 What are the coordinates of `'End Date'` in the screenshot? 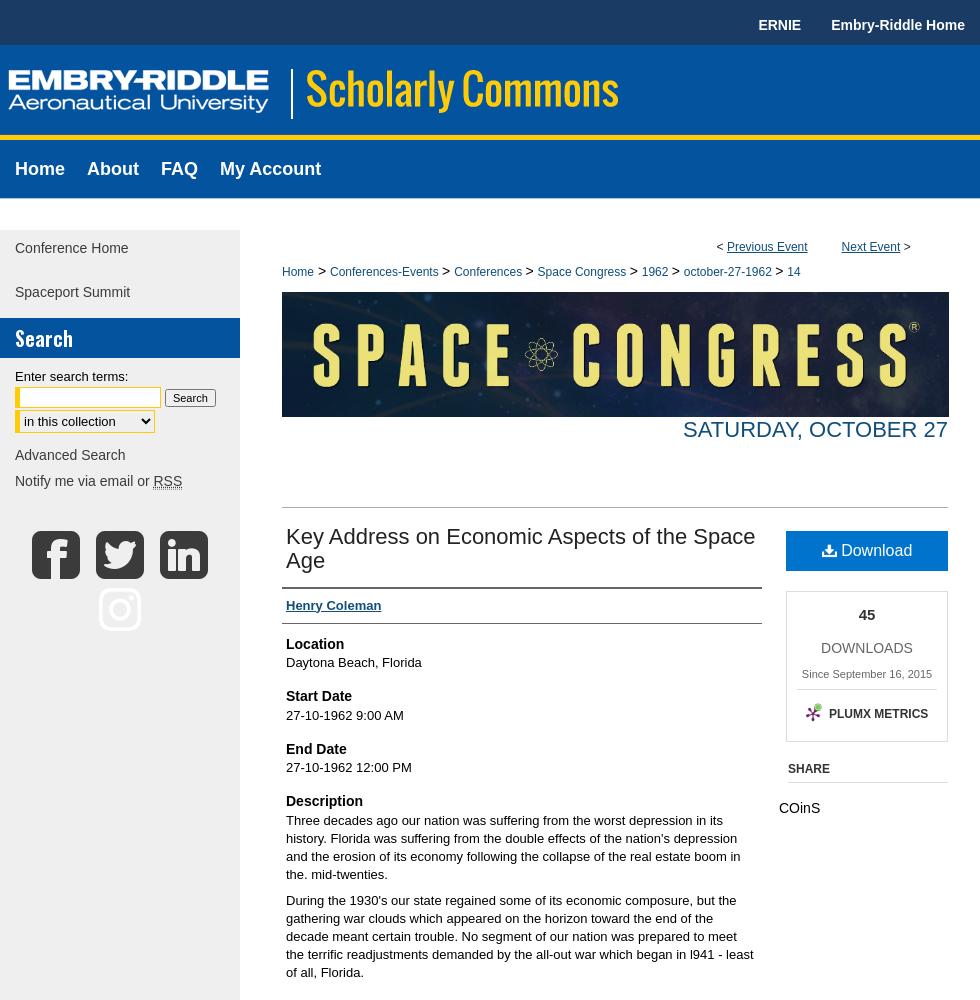 It's located at (315, 747).